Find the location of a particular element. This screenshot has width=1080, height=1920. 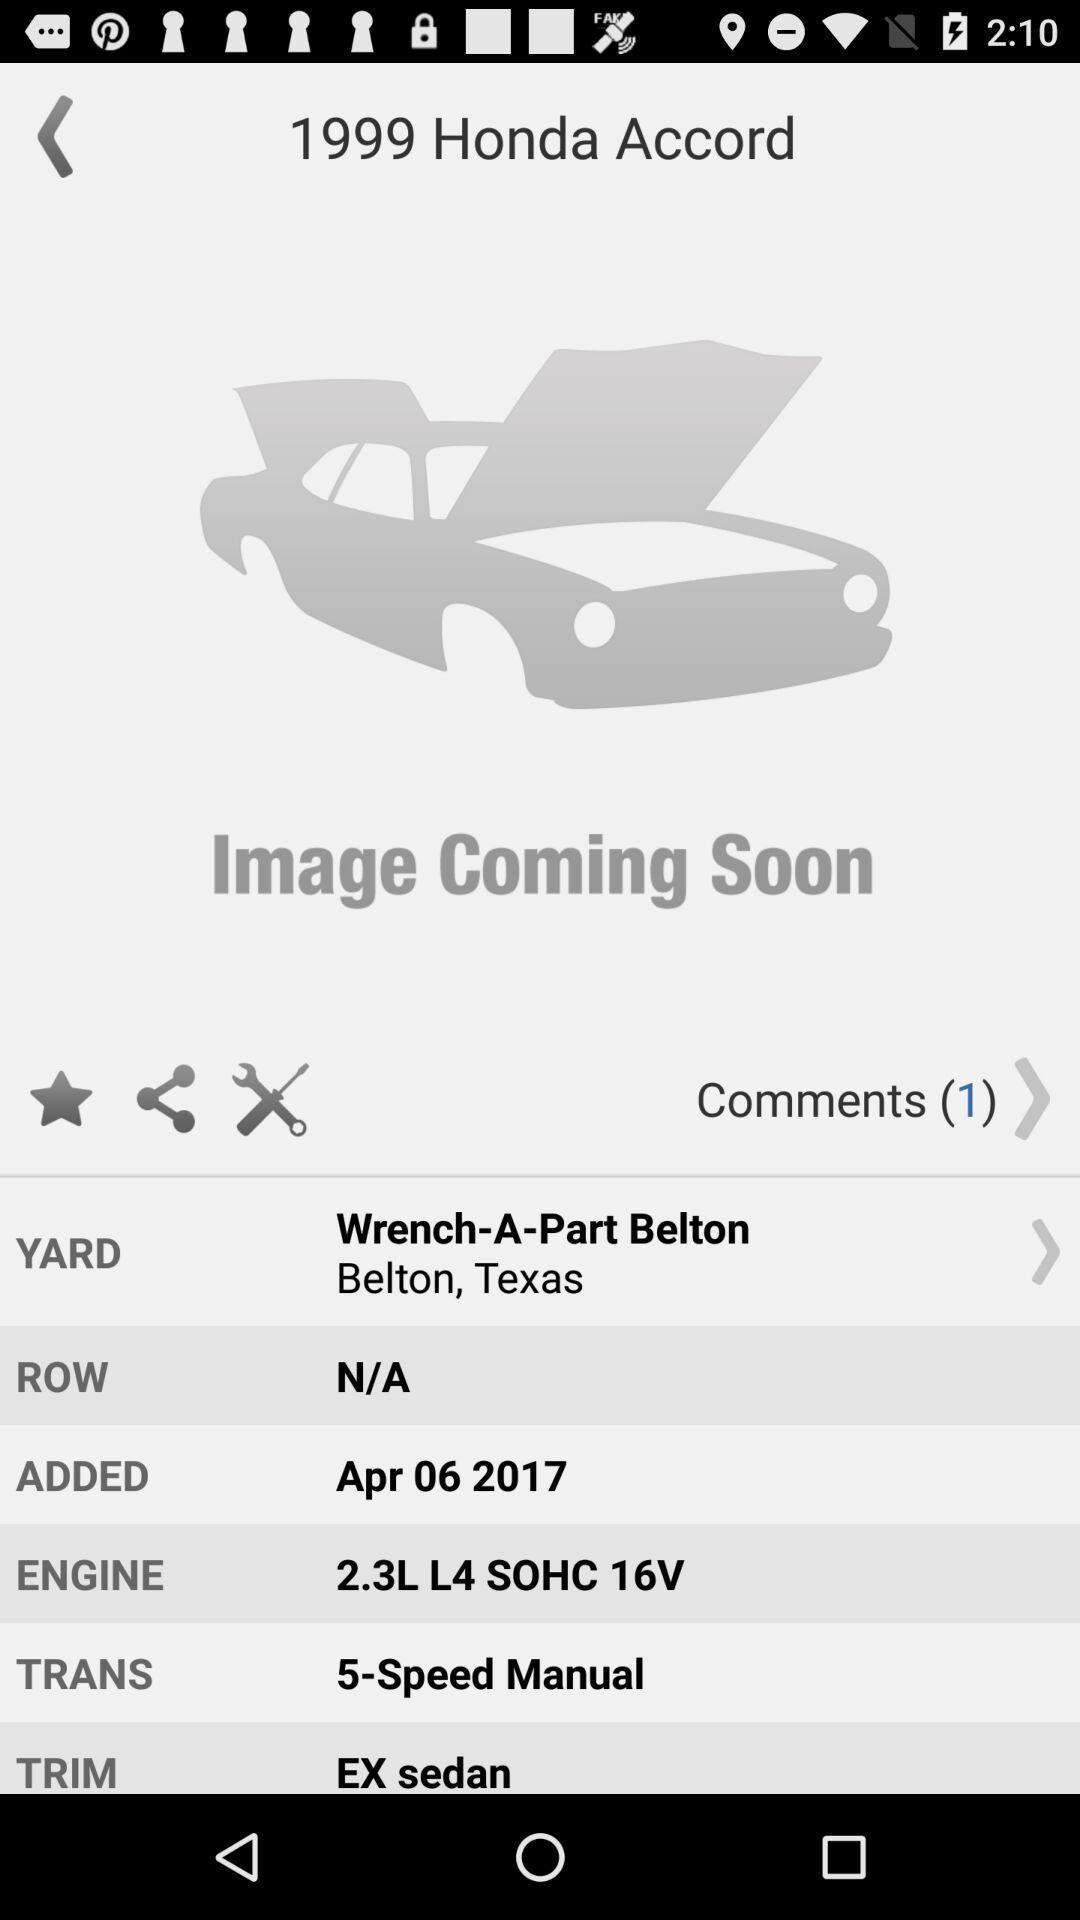

this option was favourite button is located at coordinates (59, 1097).